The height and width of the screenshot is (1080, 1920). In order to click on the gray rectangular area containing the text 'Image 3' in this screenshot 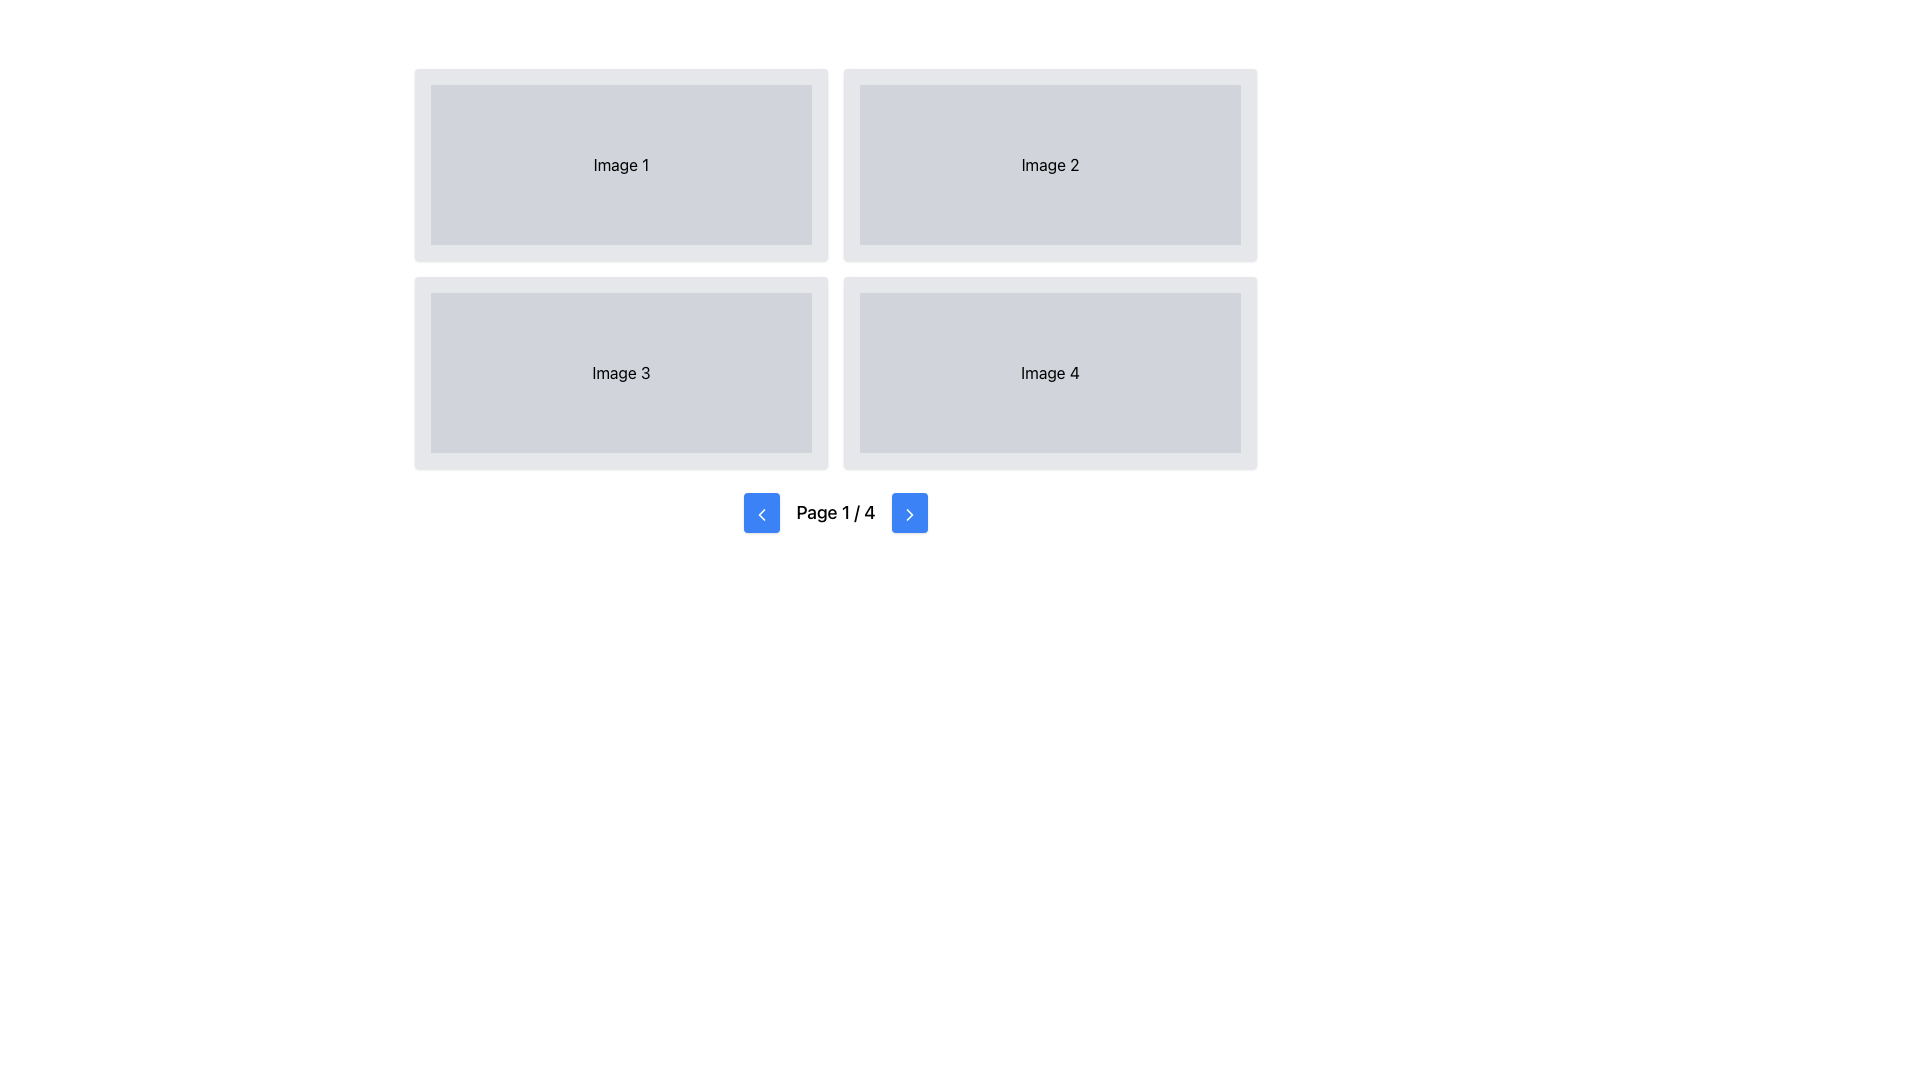, I will do `click(620, 373)`.